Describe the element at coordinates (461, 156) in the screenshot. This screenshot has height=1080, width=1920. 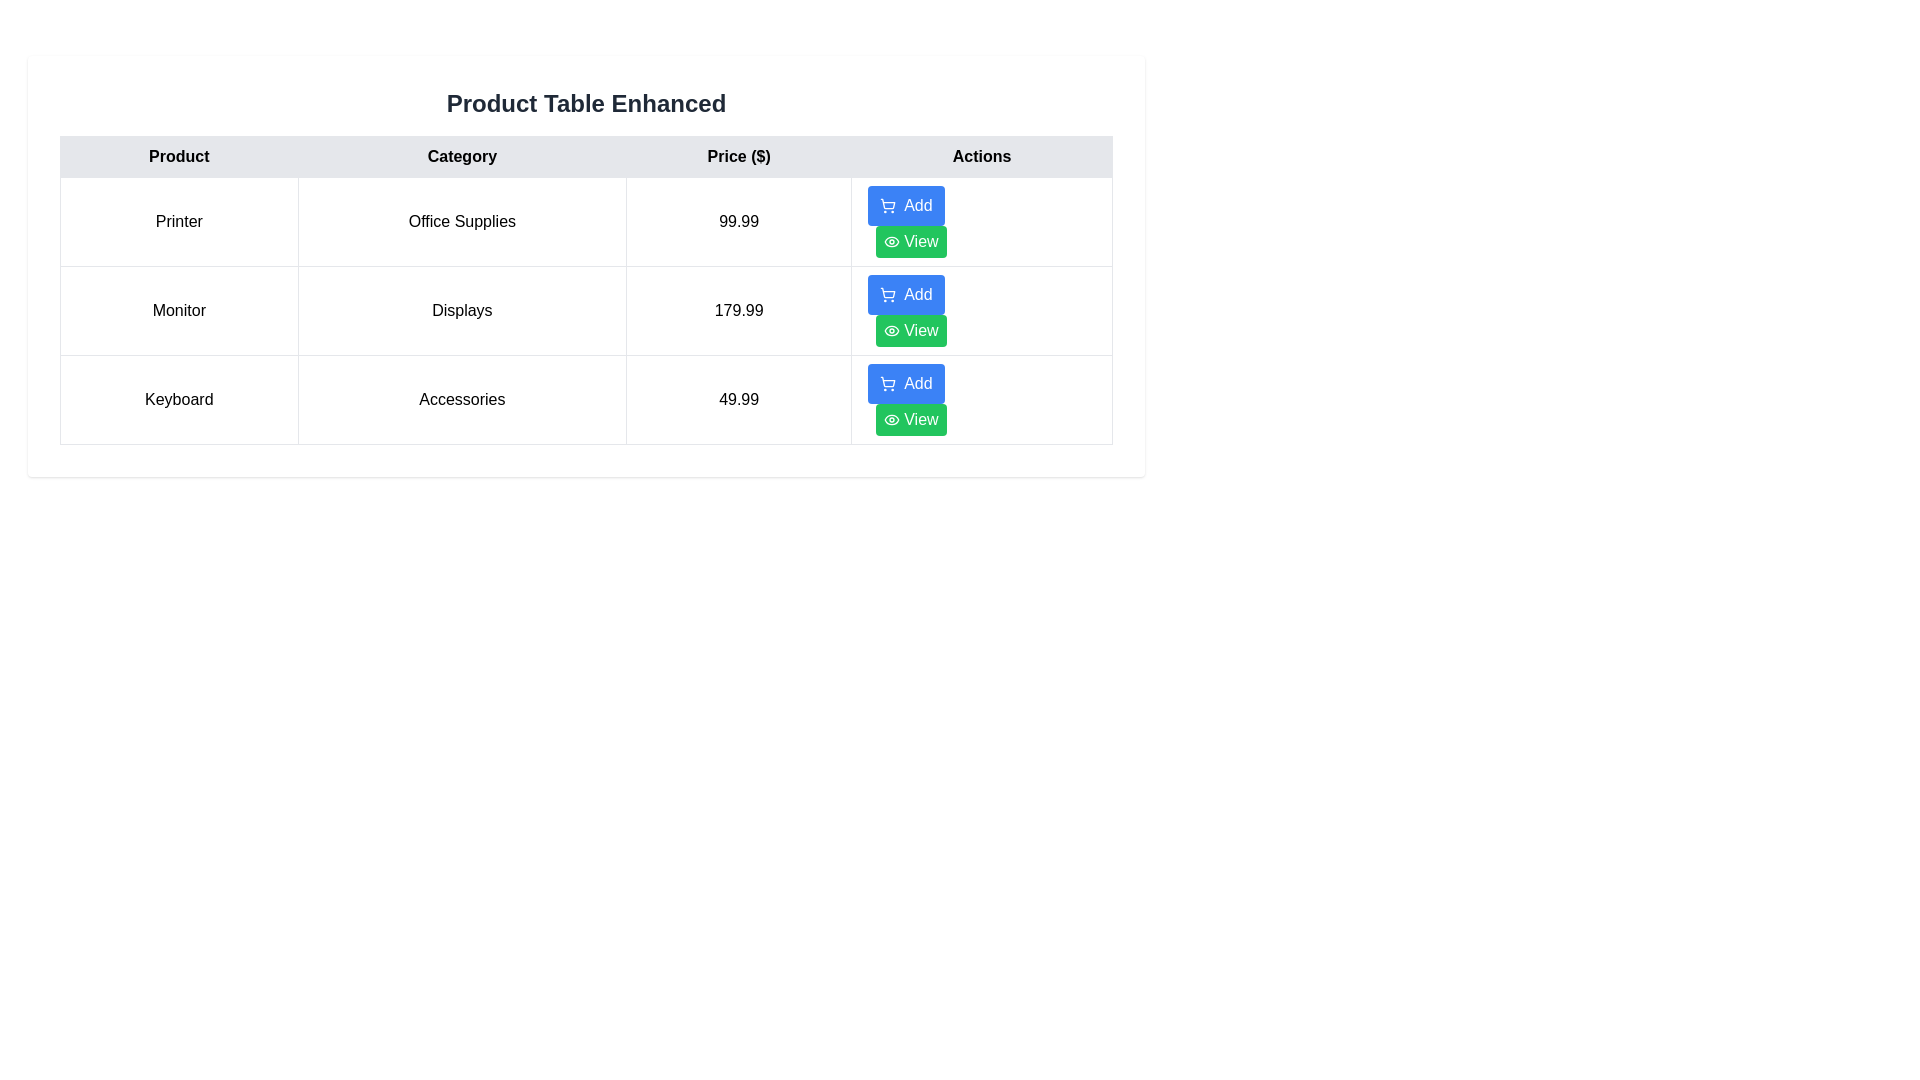
I see `text content of the table header cell labeled 'Category', which is styled with a light gray background and black text, located in the second position of the header row` at that location.